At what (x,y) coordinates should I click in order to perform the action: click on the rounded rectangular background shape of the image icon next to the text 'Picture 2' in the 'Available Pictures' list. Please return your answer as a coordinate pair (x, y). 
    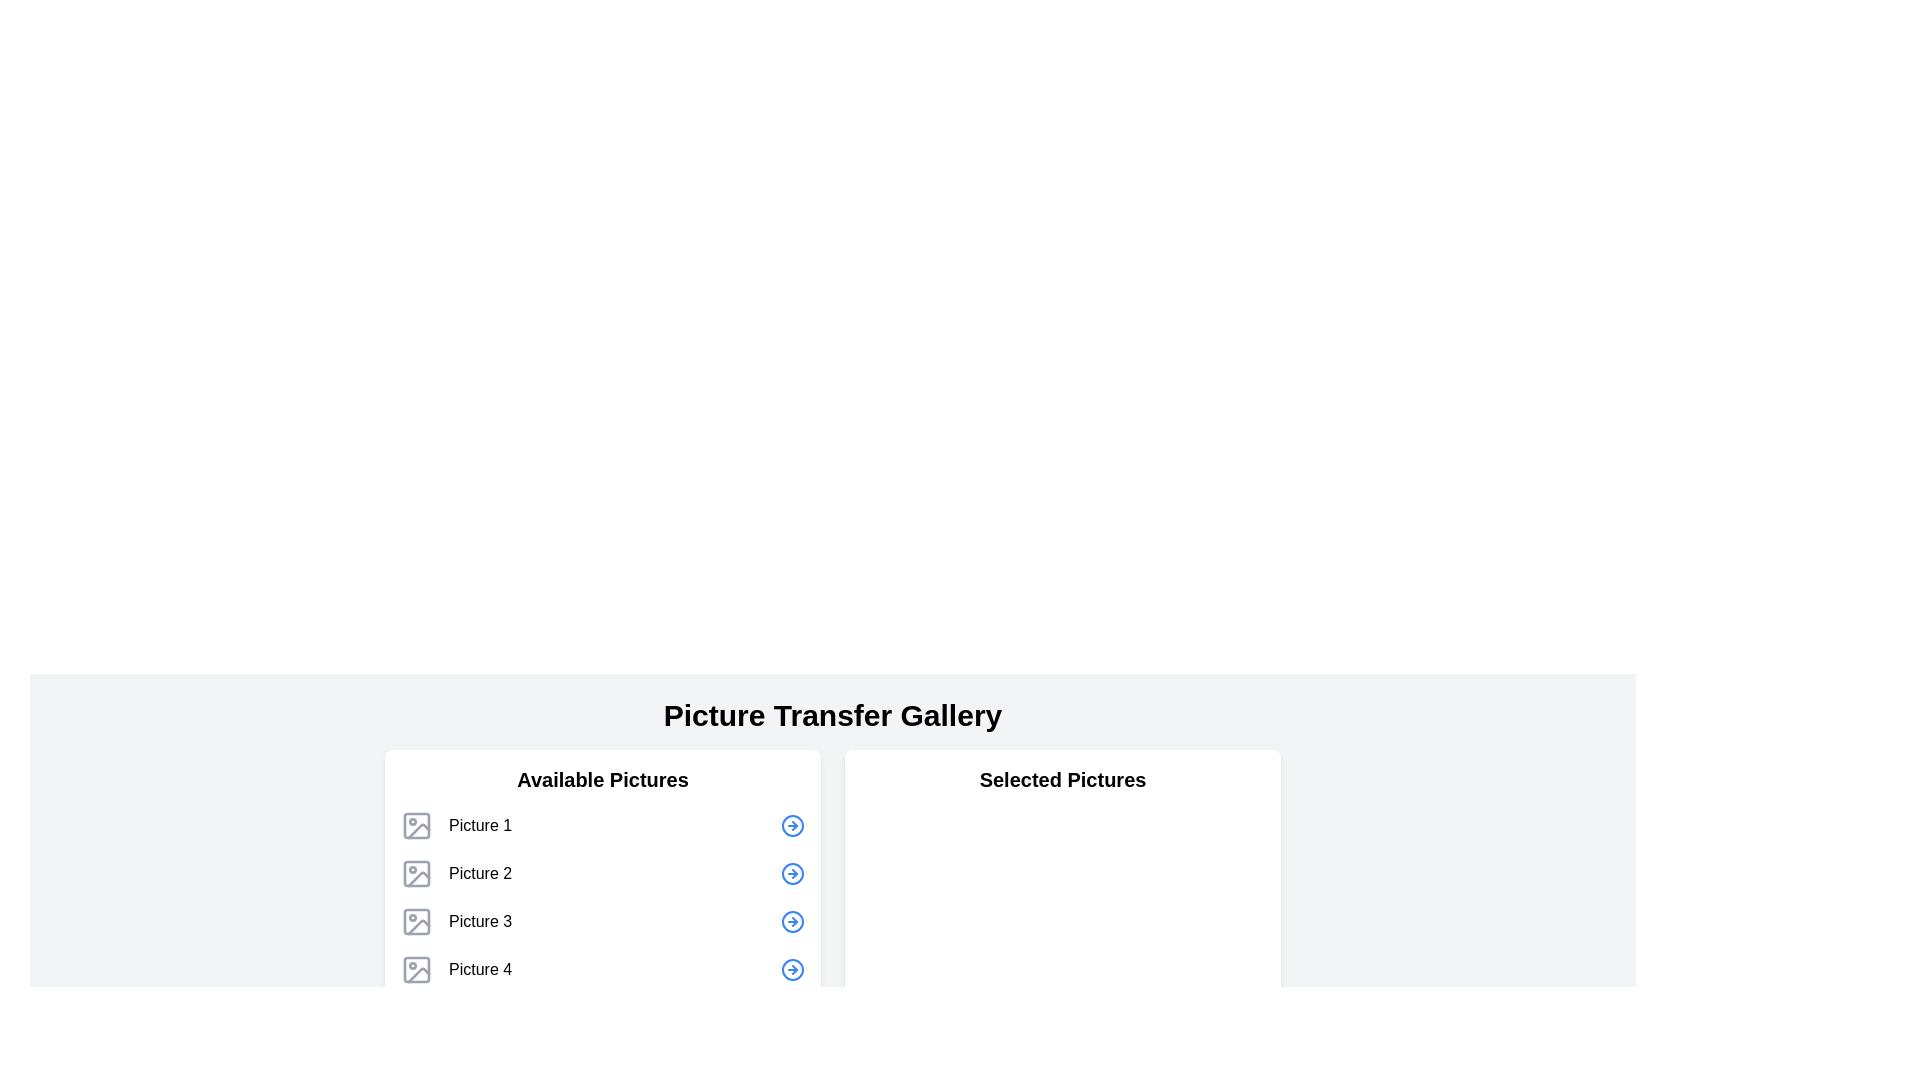
    Looking at the image, I should click on (416, 873).